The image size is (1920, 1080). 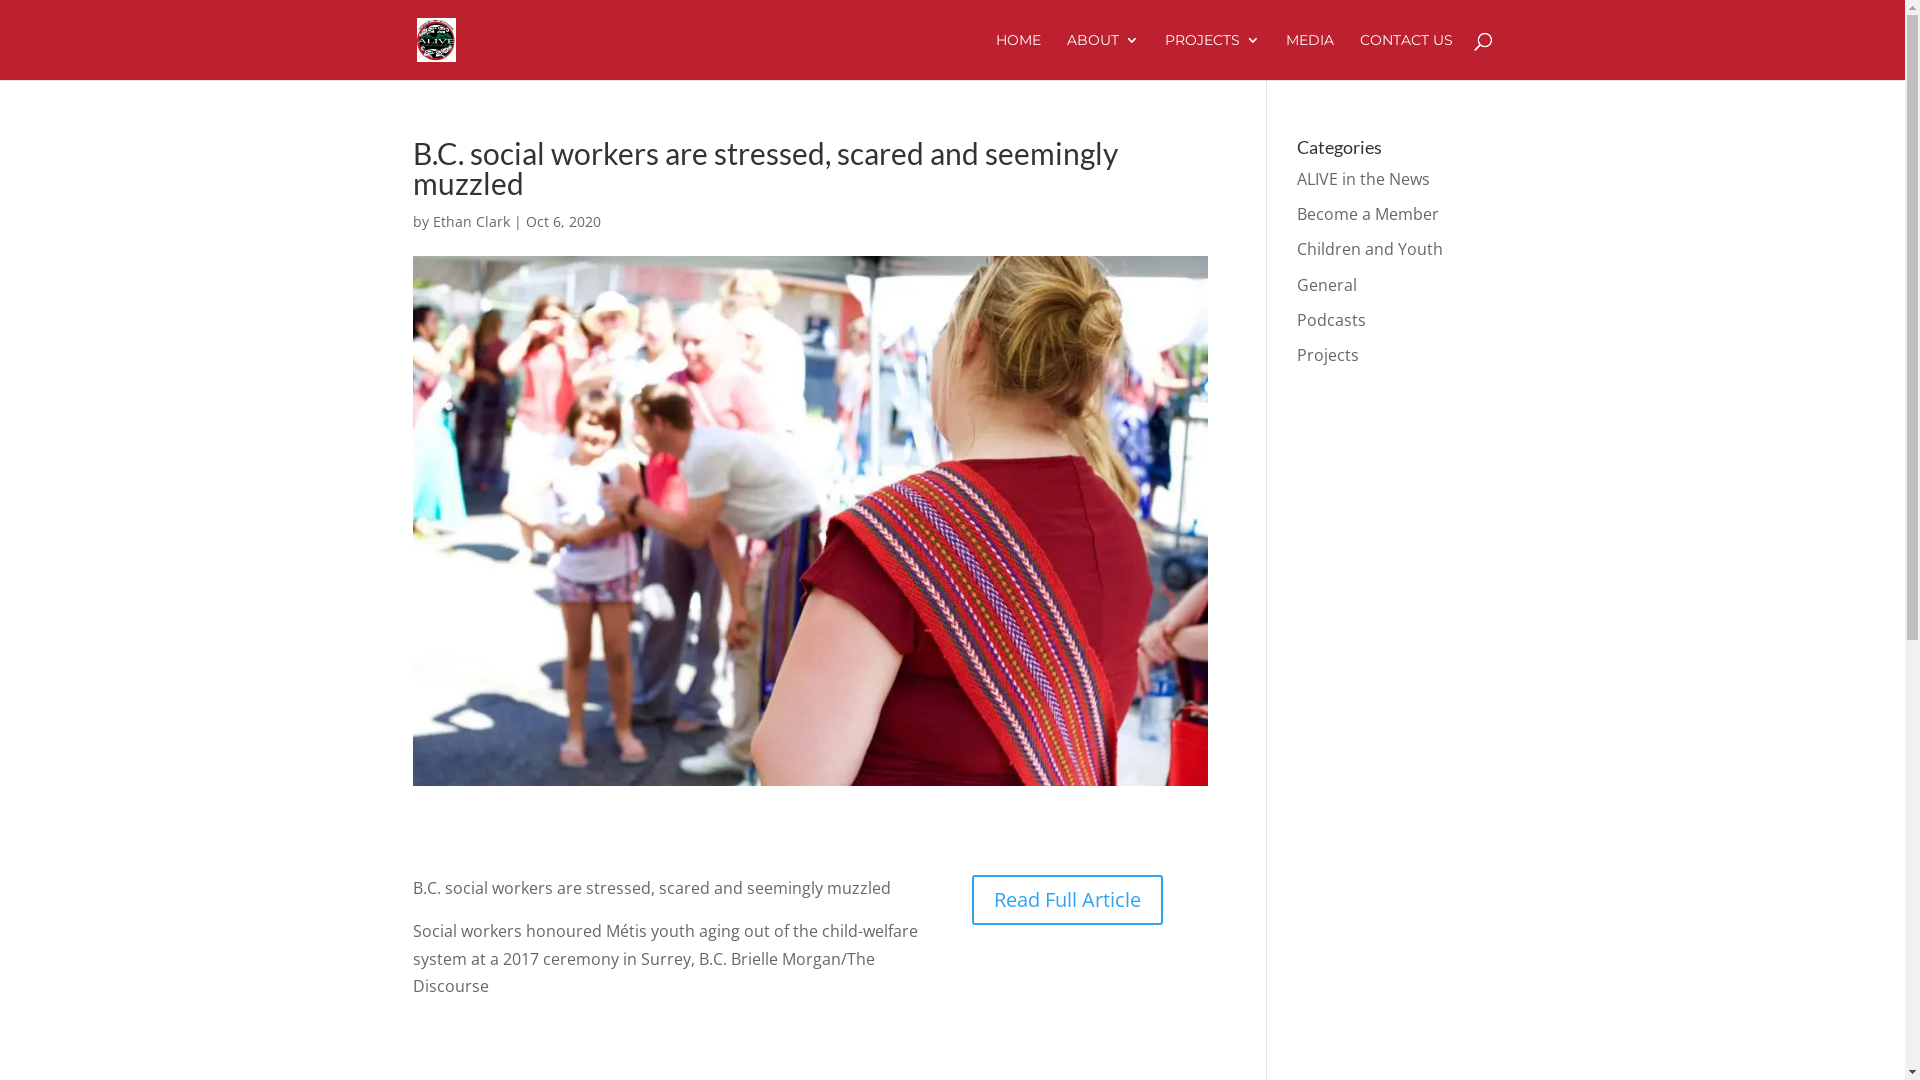 I want to click on 'ALIVE in the News', so click(x=1362, y=177).